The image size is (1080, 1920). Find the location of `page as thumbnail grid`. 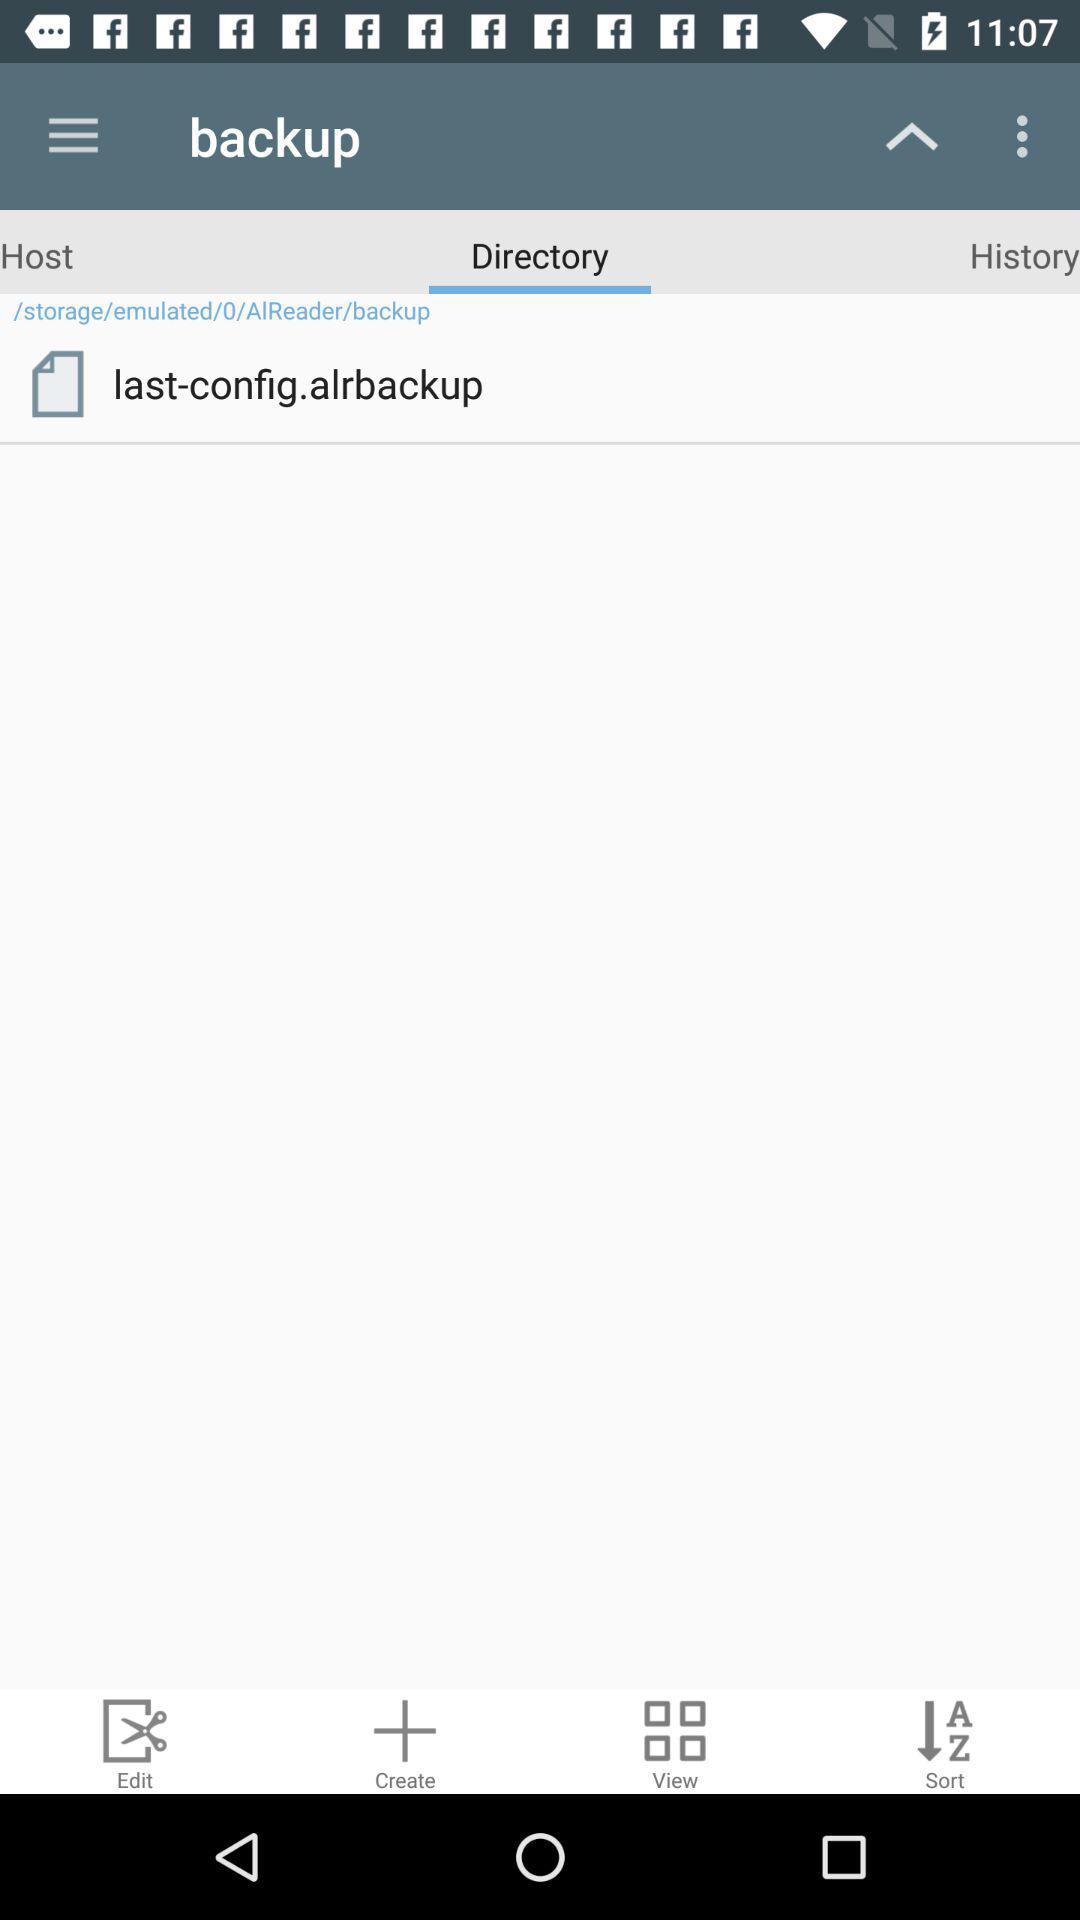

page as thumbnail grid is located at coordinates (675, 1740).